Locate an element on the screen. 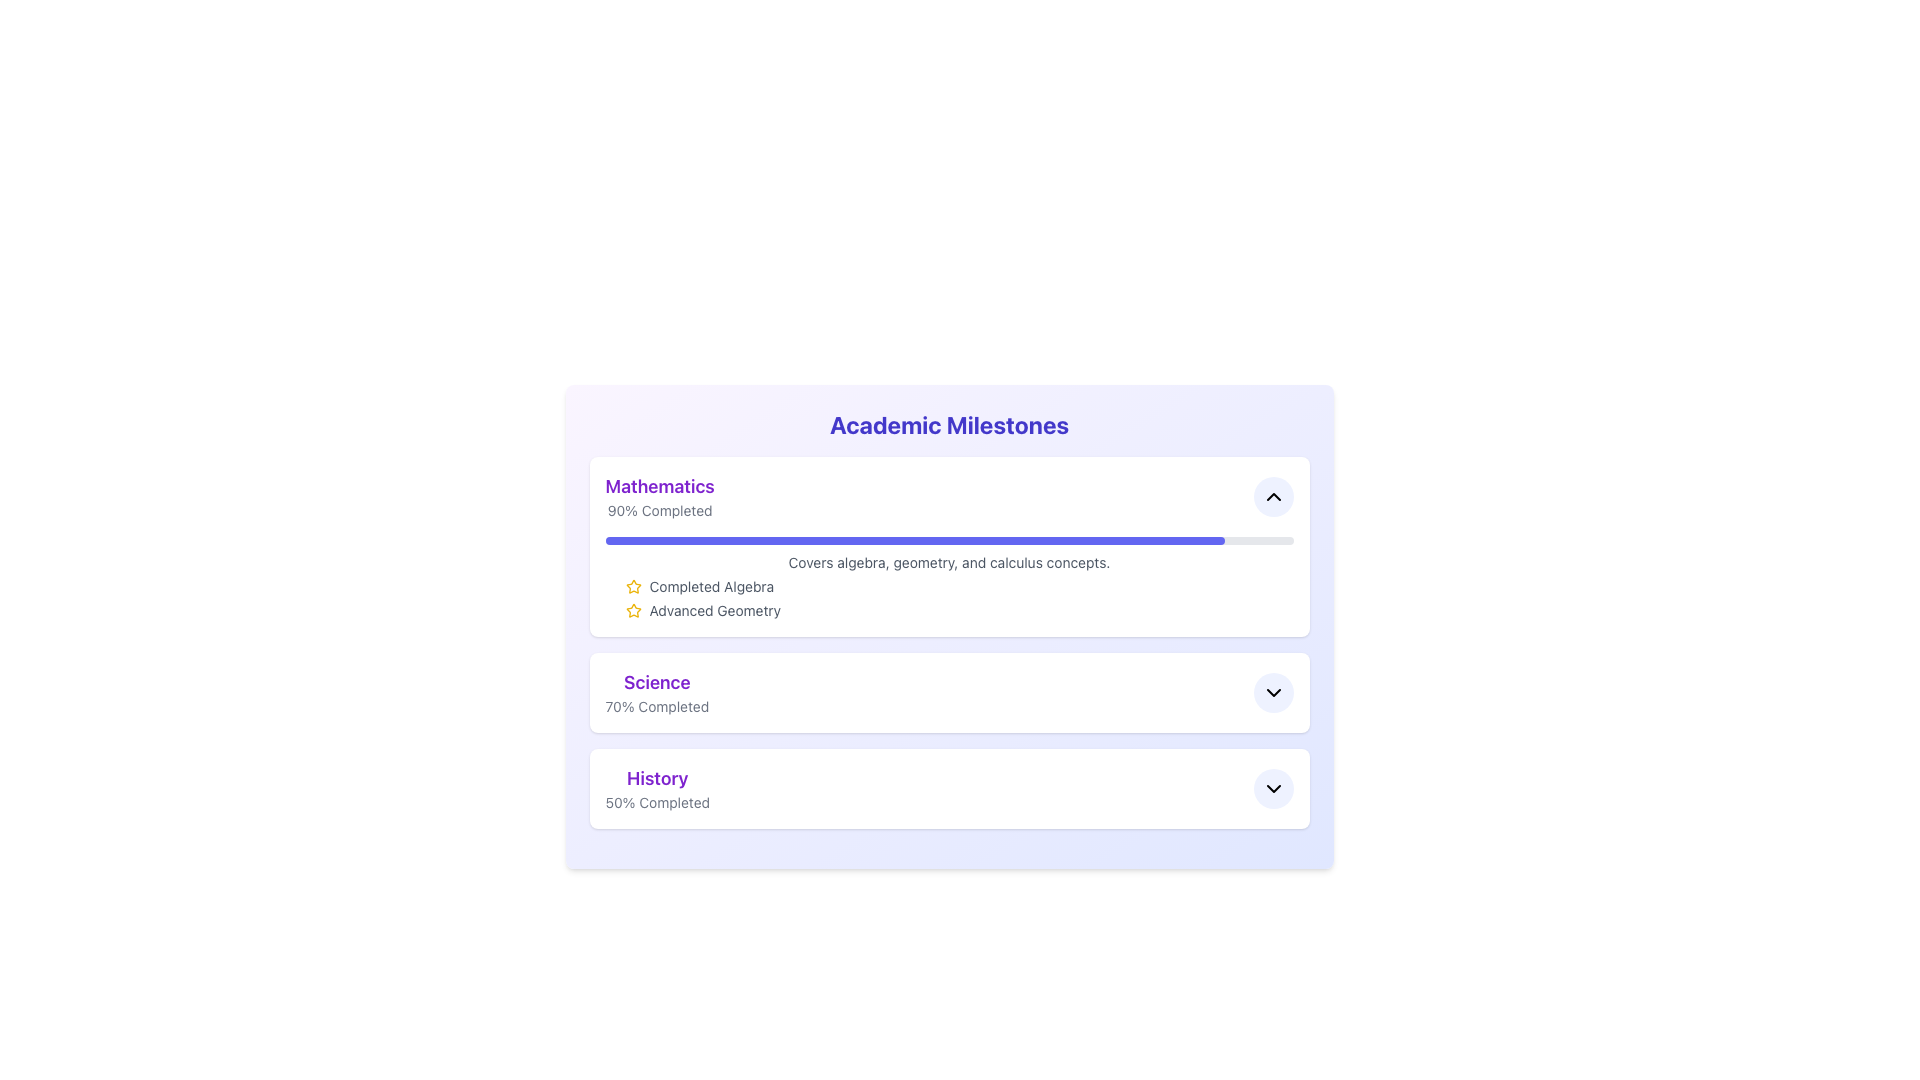 The width and height of the screenshot is (1920, 1080). the circular button with a light indigo background and a downward-pointing chevron icon is located at coordinates (1272, 692).